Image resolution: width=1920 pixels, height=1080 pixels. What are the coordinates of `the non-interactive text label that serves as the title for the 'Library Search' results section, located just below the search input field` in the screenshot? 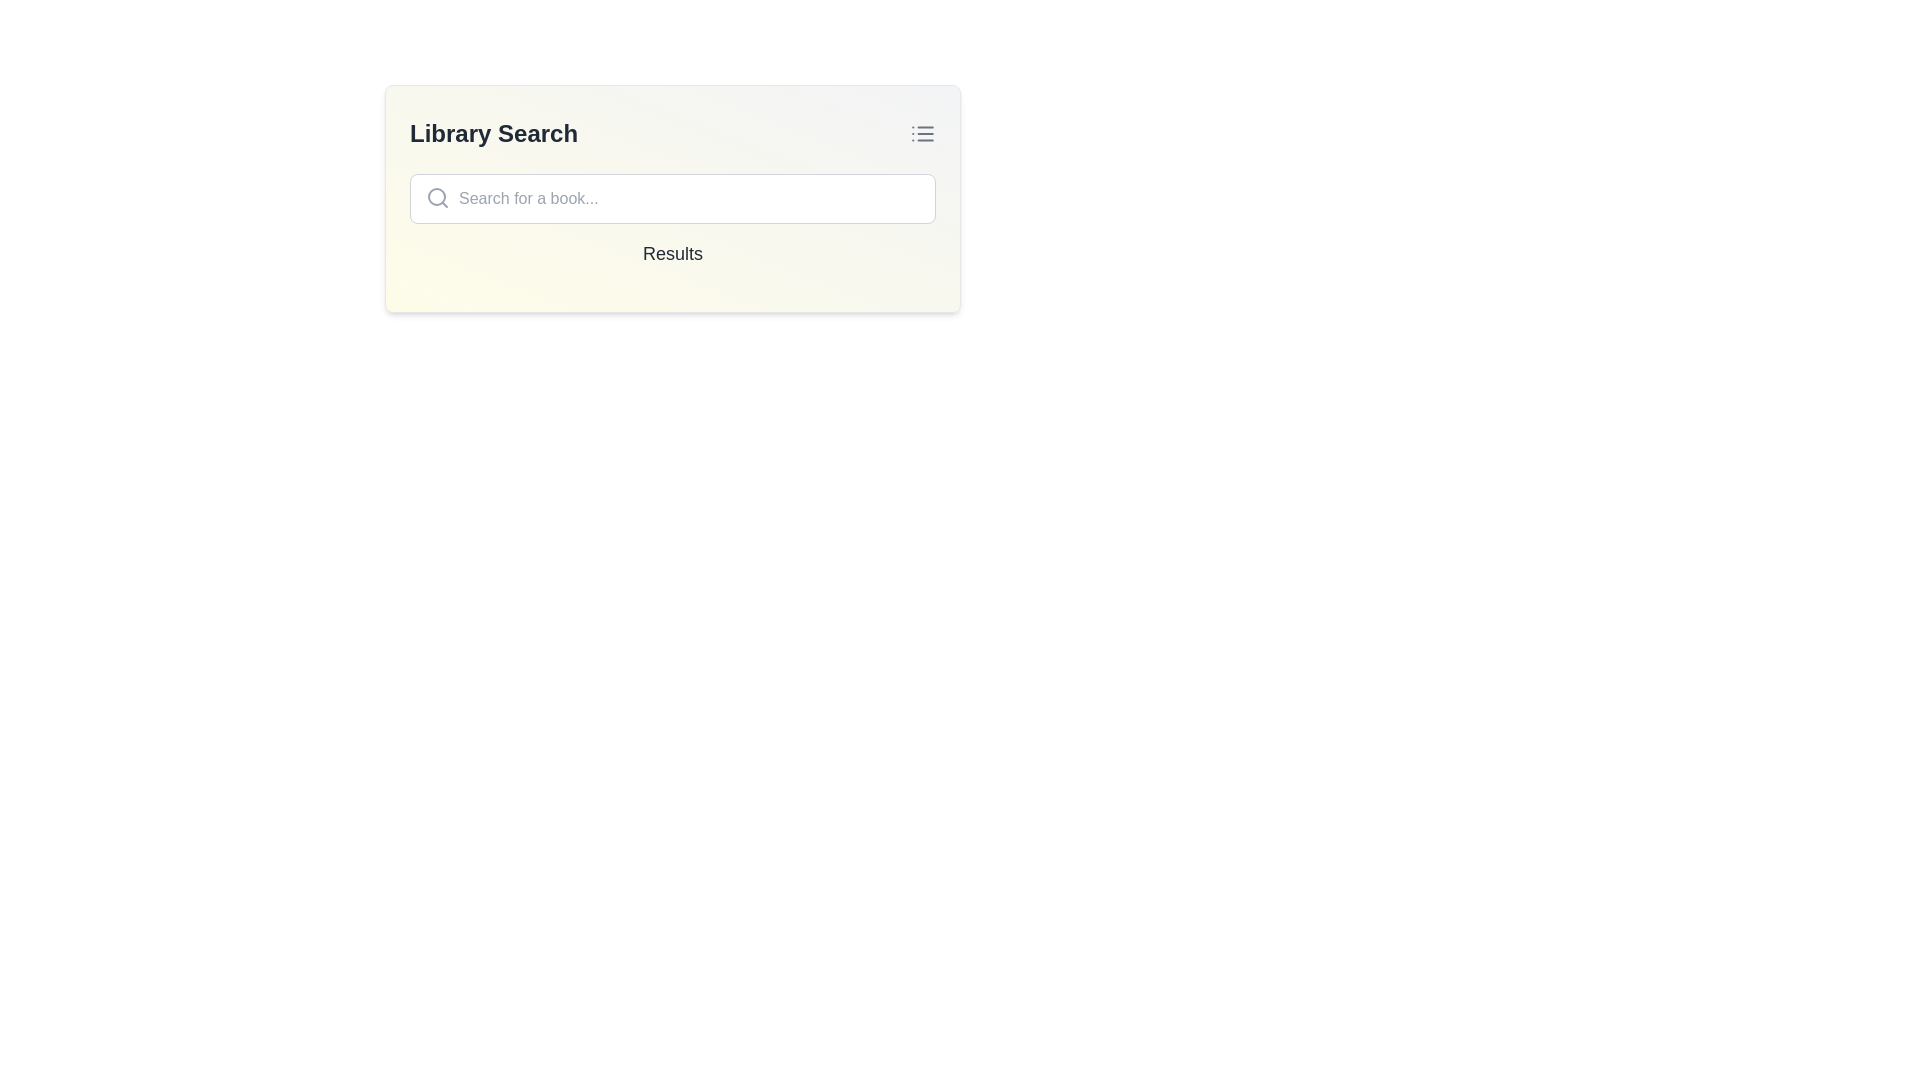 It's located at (672, 253).